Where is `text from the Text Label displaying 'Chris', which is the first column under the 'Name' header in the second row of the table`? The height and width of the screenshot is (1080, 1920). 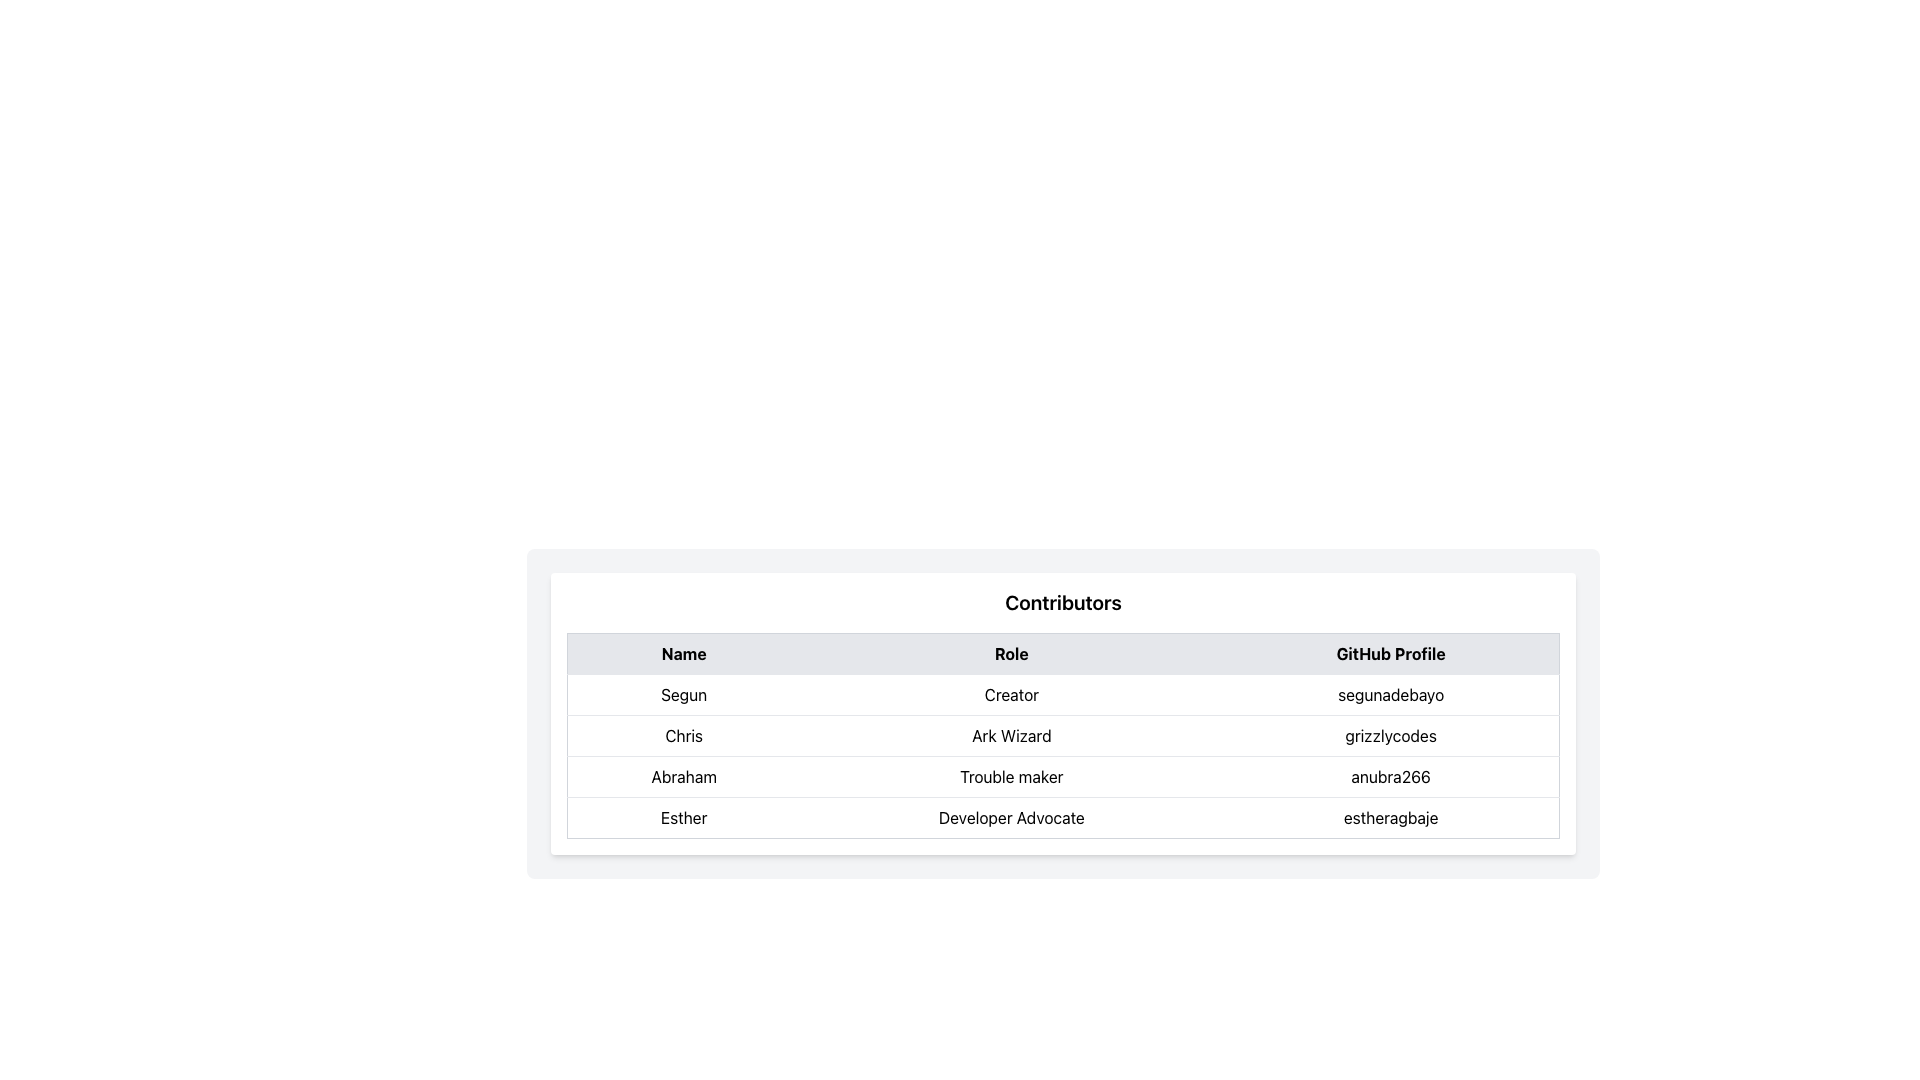
text from the Text Label displaying 'Chris', which is the first column under the 'Name' header in the second row of the table is located at coordinates (683, 736).